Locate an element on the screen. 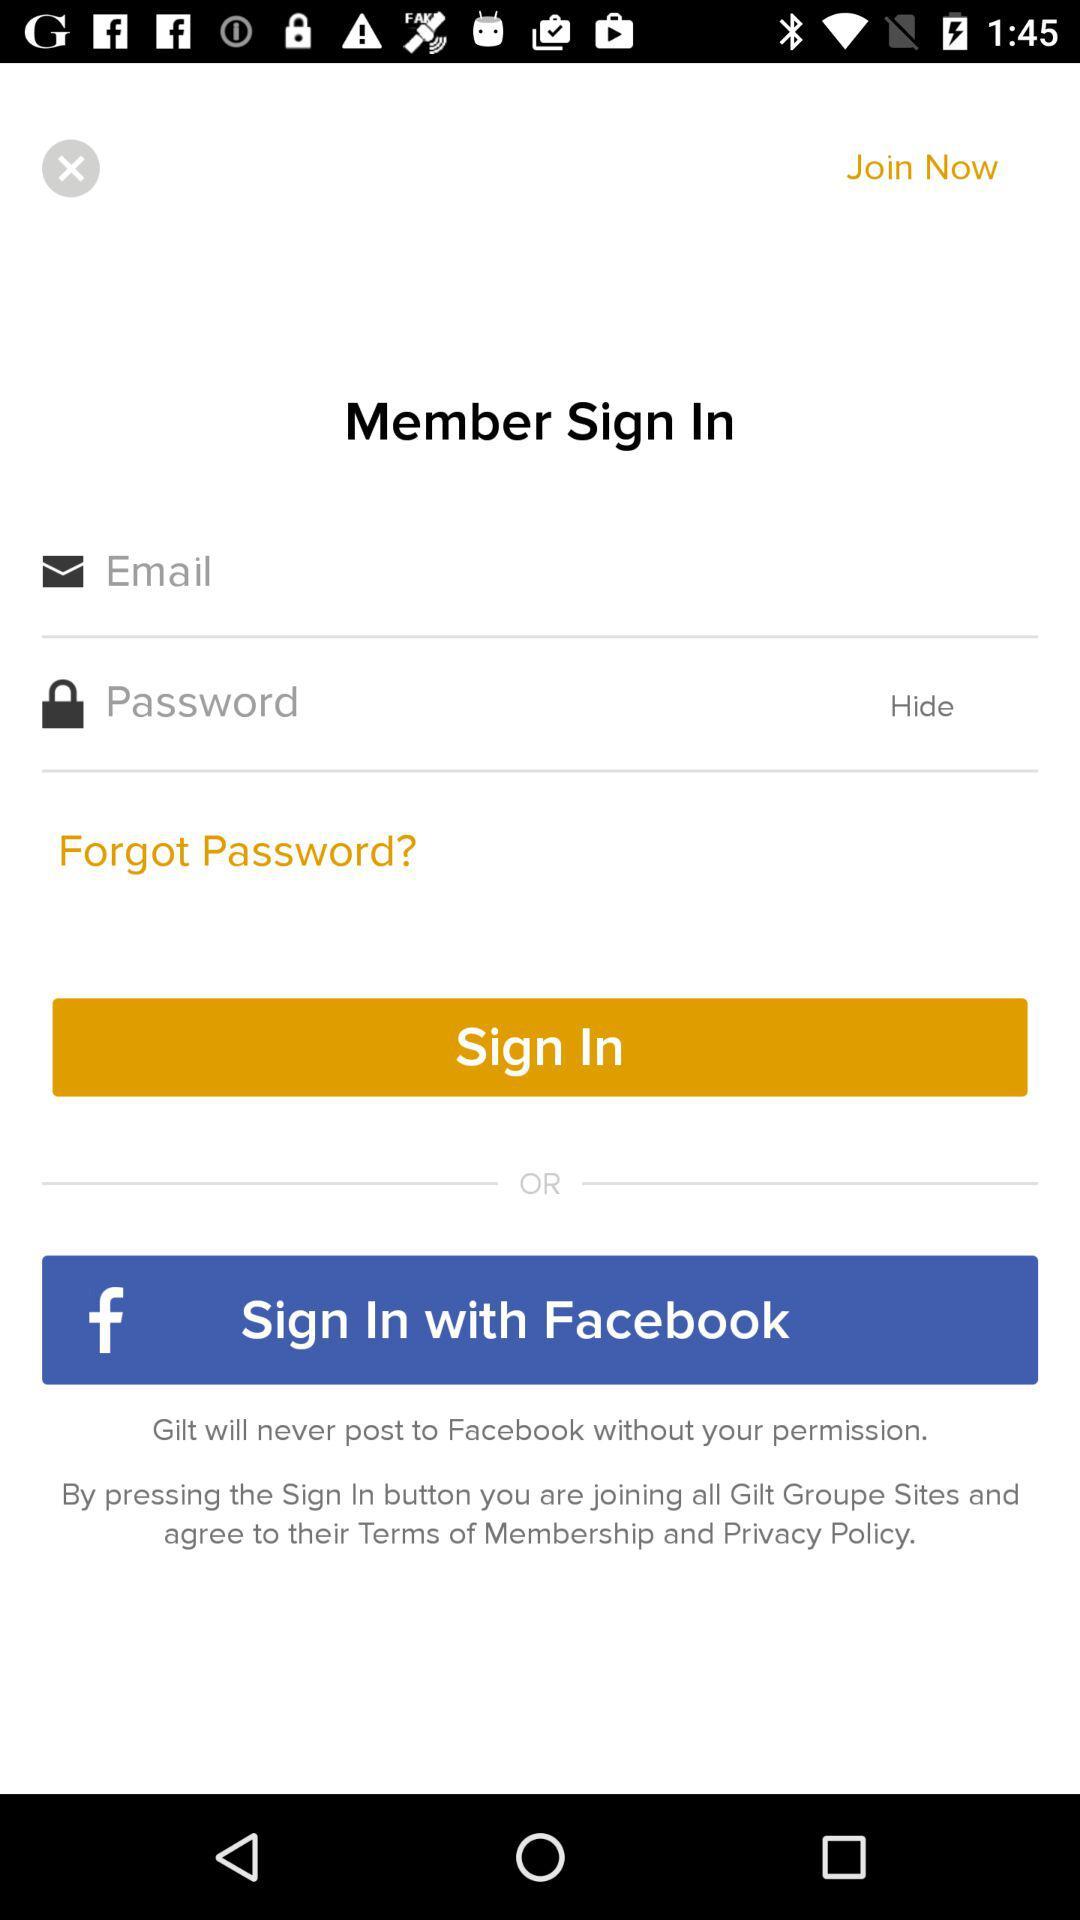  forgot password? item is located at coordinates (236, 851).